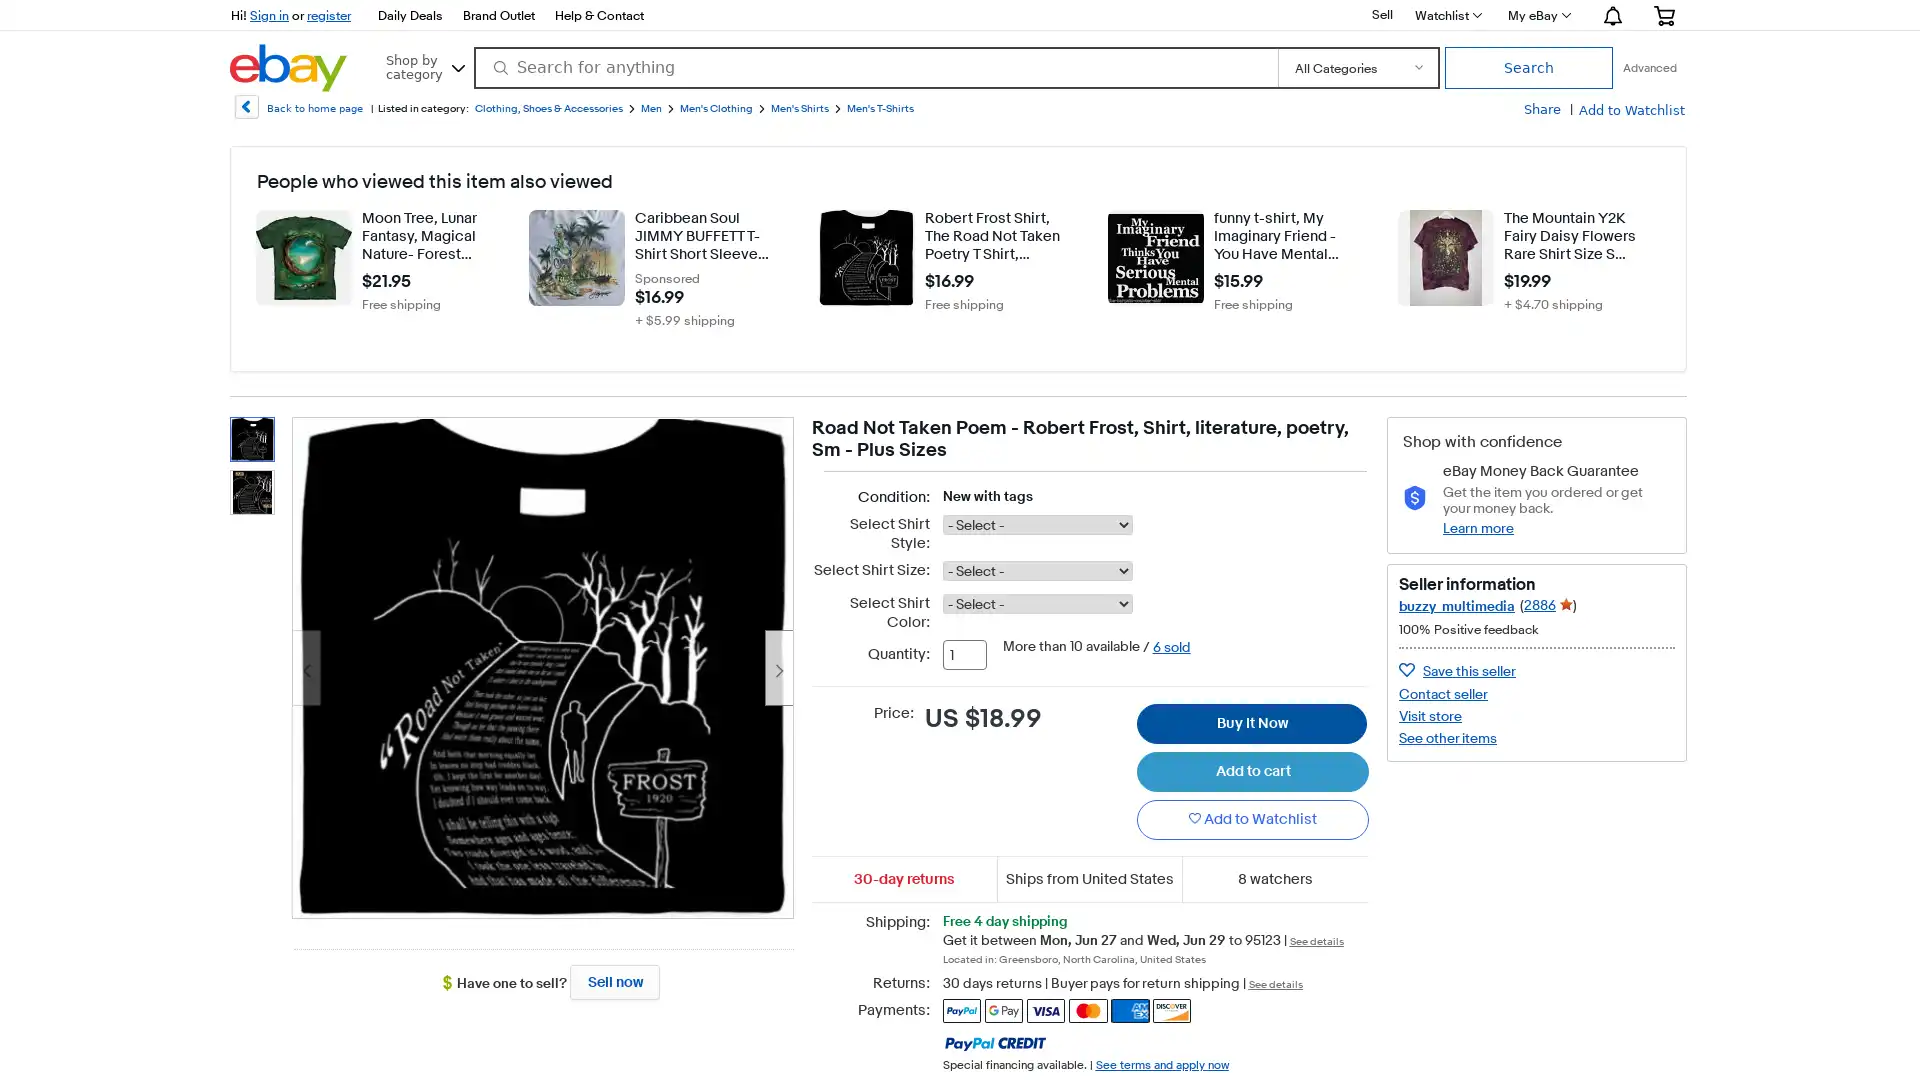 The image size is (1920, 1080). Describe the element at coordinates (1612, 15) in the screenshot. I see `Notification` at that location.